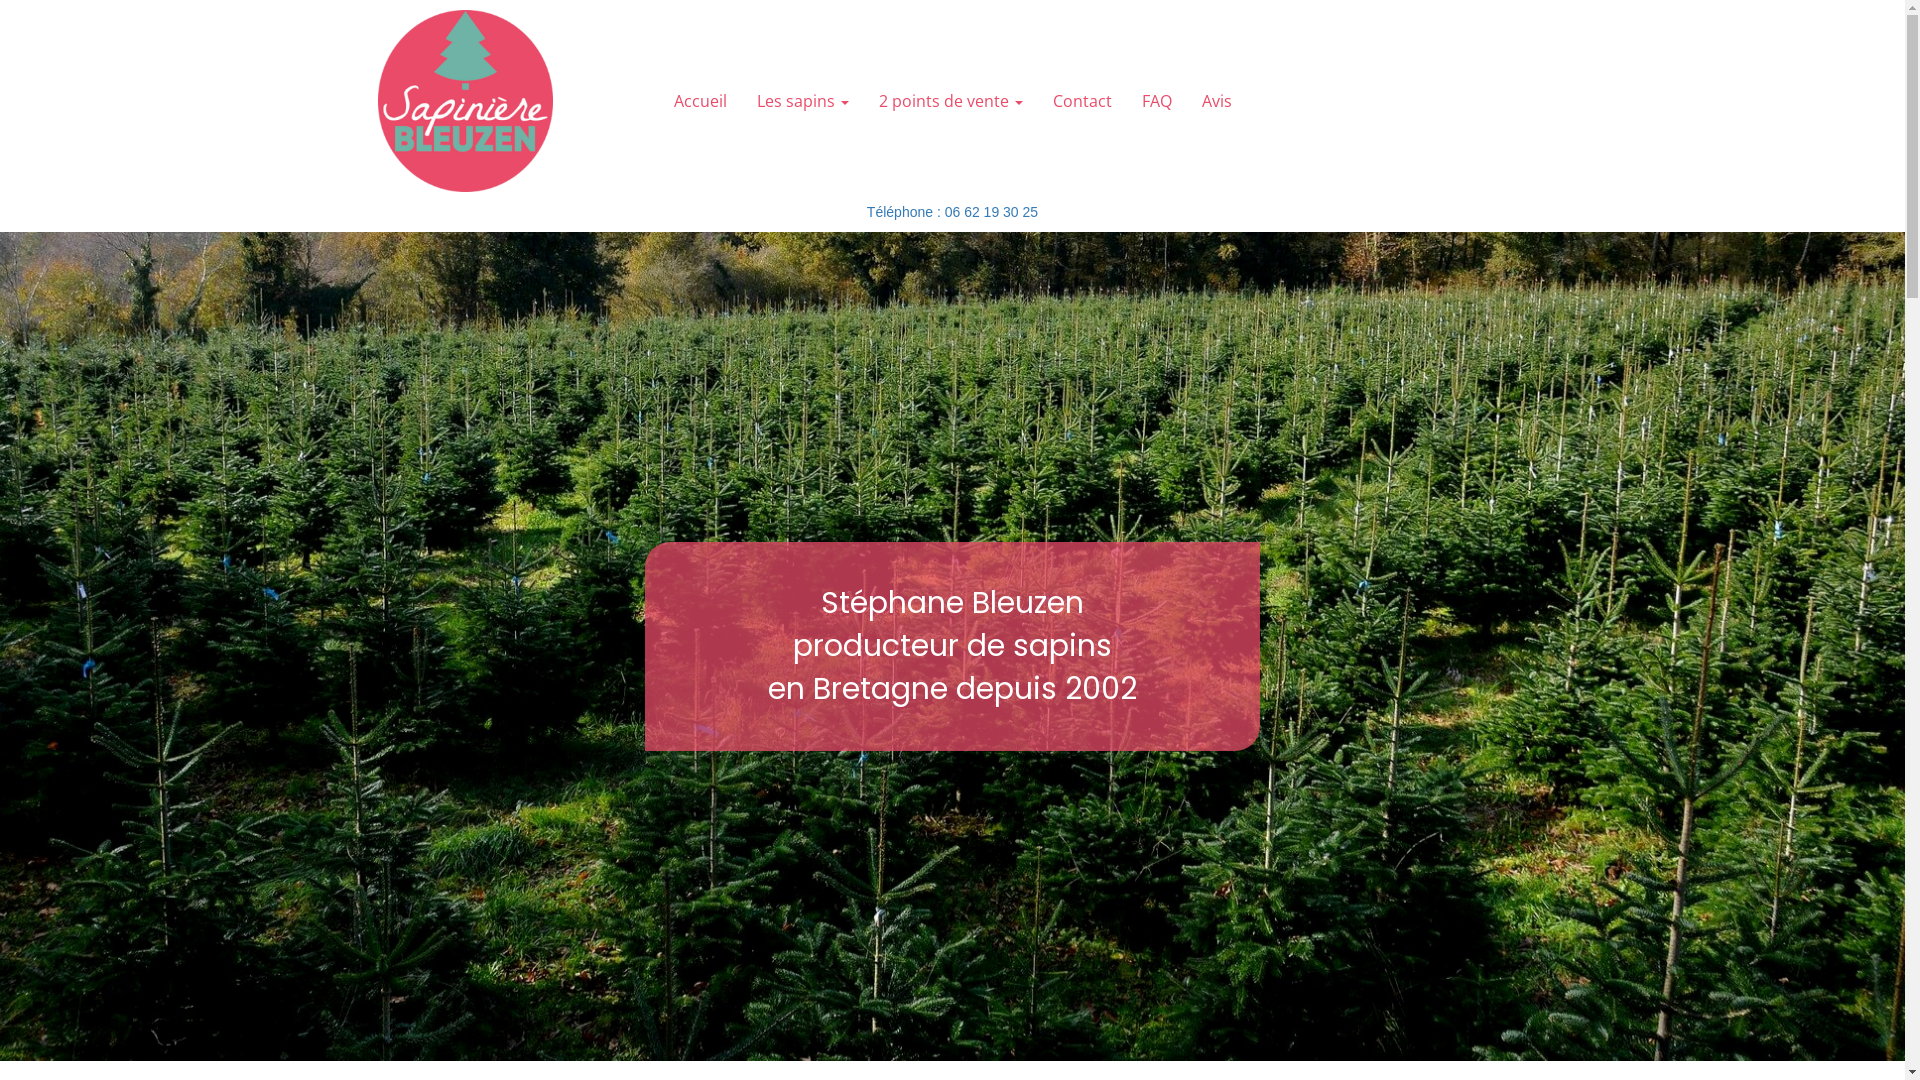 This screenshot has height=1080, width=1920. Describe the element at coordinates (802, 101) in the screenshot. I see `'Les sapins'` at that location.